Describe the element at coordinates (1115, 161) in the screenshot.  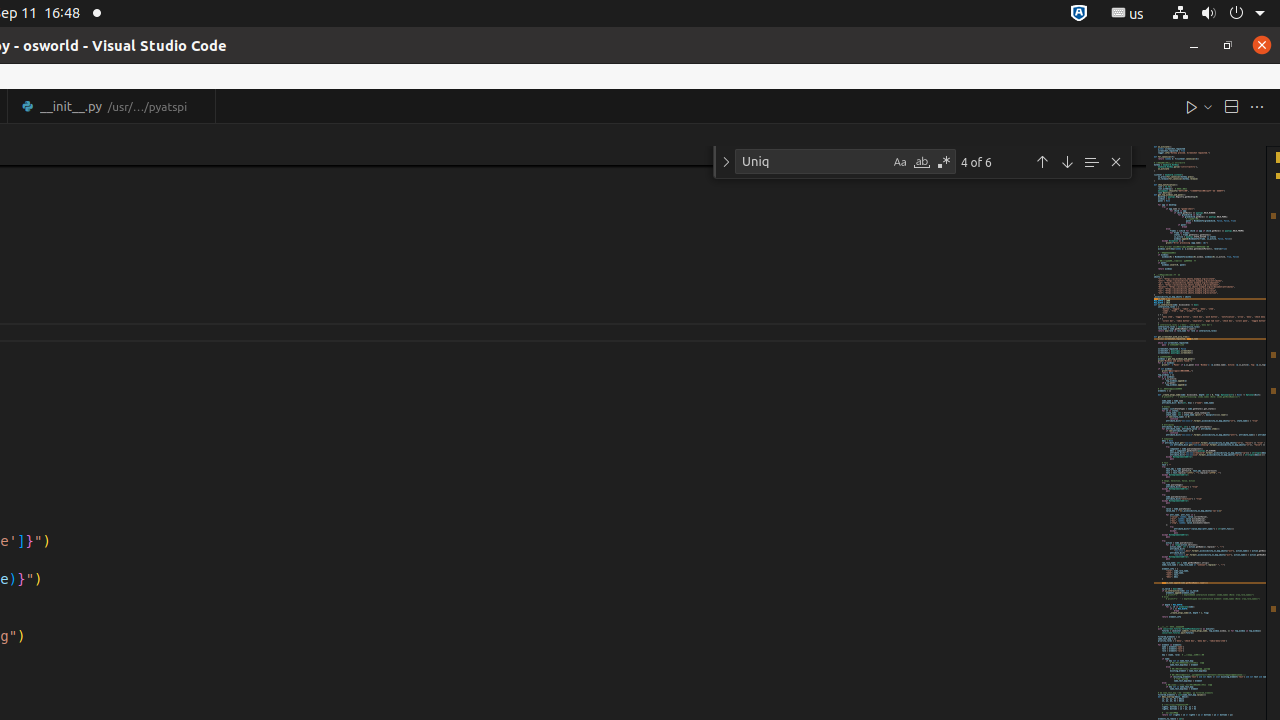
I see `'Close (Escape)'` at that location.